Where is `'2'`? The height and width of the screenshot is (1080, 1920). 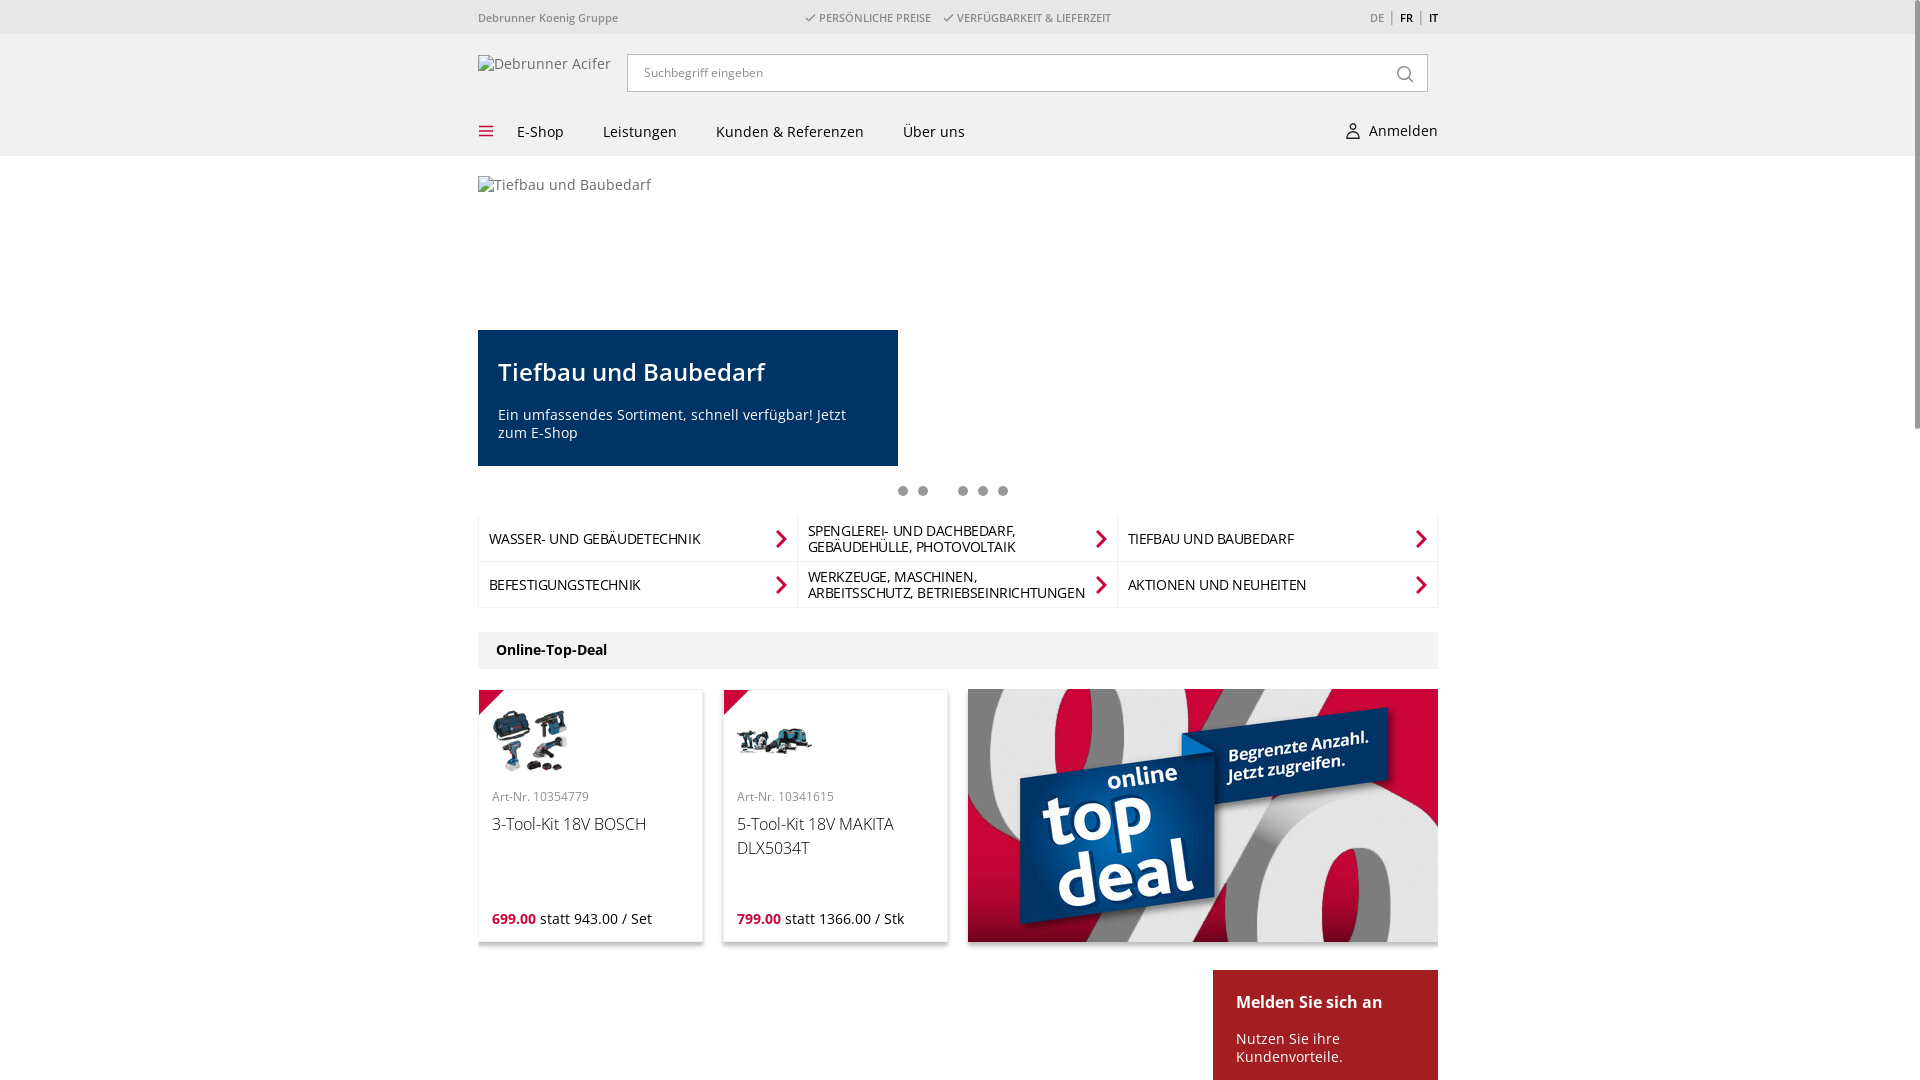 '2' is located at coordinates (921, 490).